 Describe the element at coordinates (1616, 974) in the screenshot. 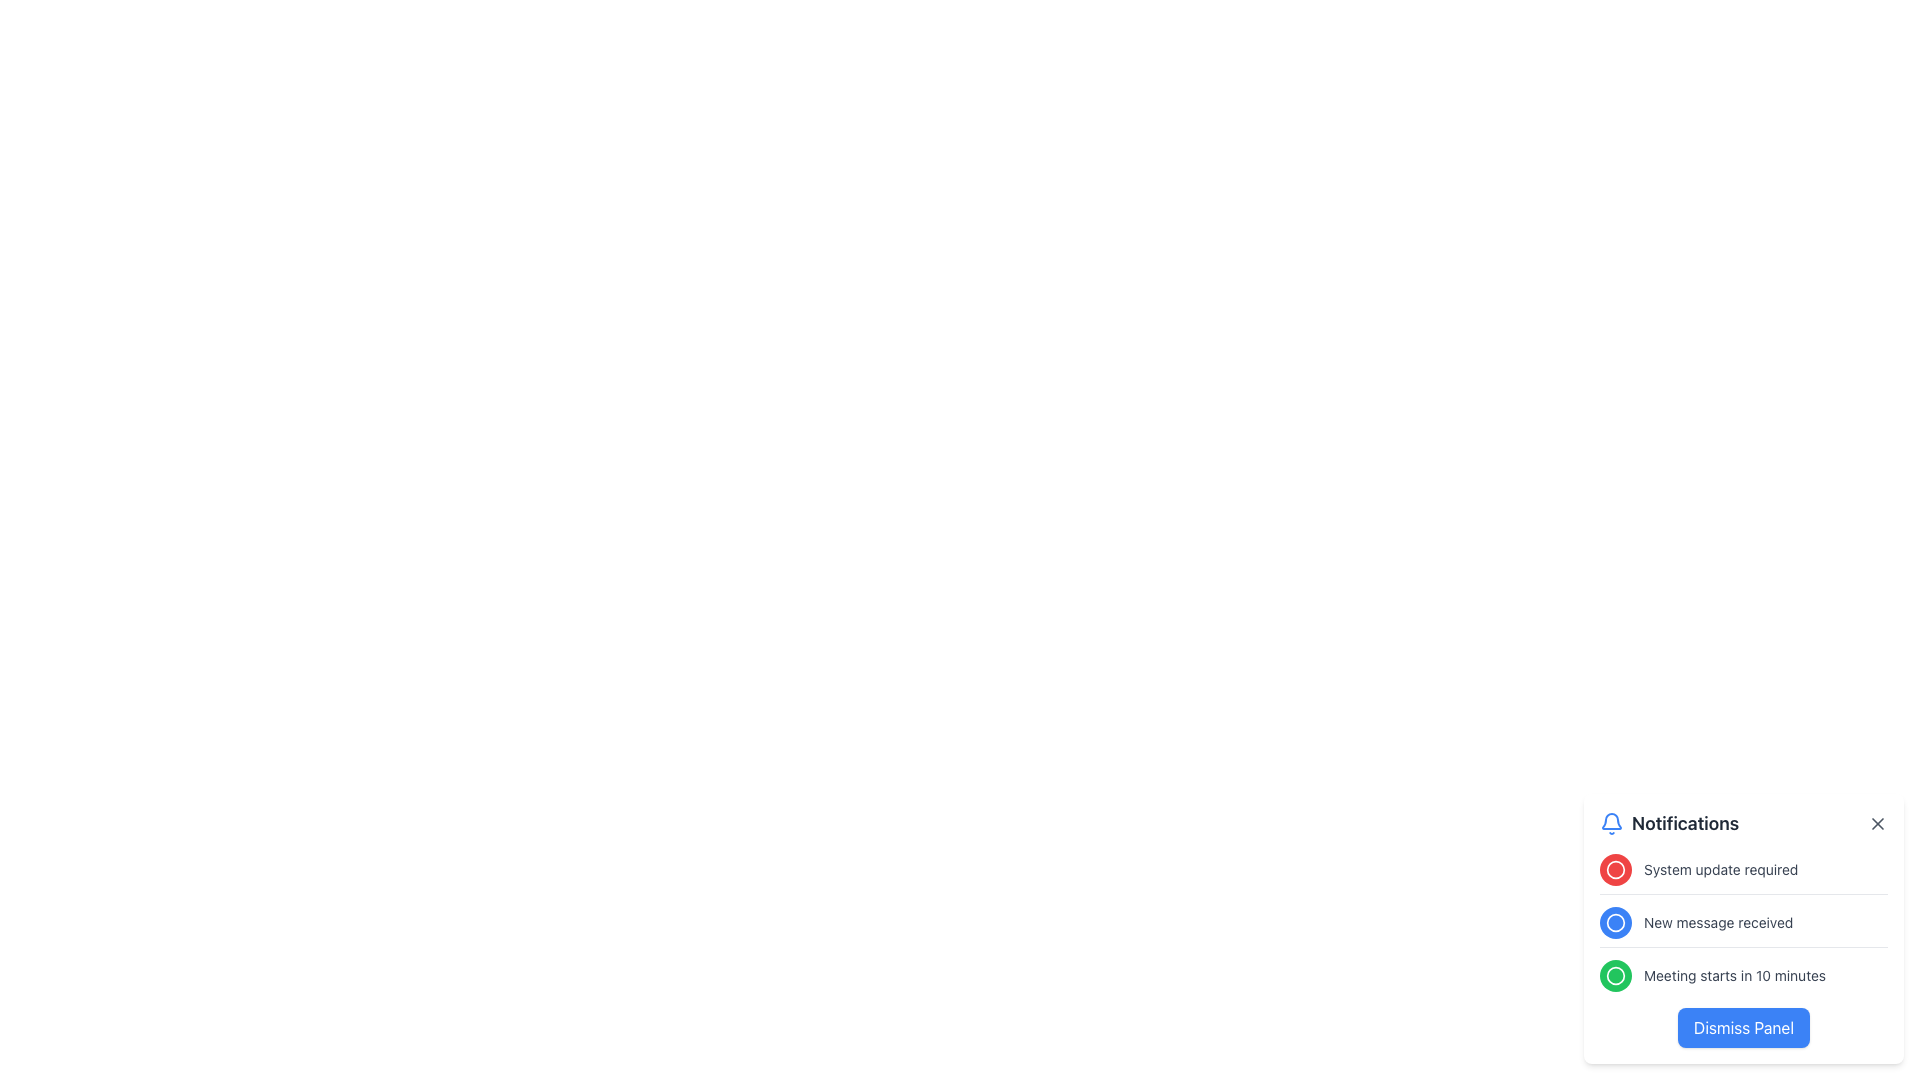

I see `the status icon, which is a circular icon with a white border over a green background, located` at that location.